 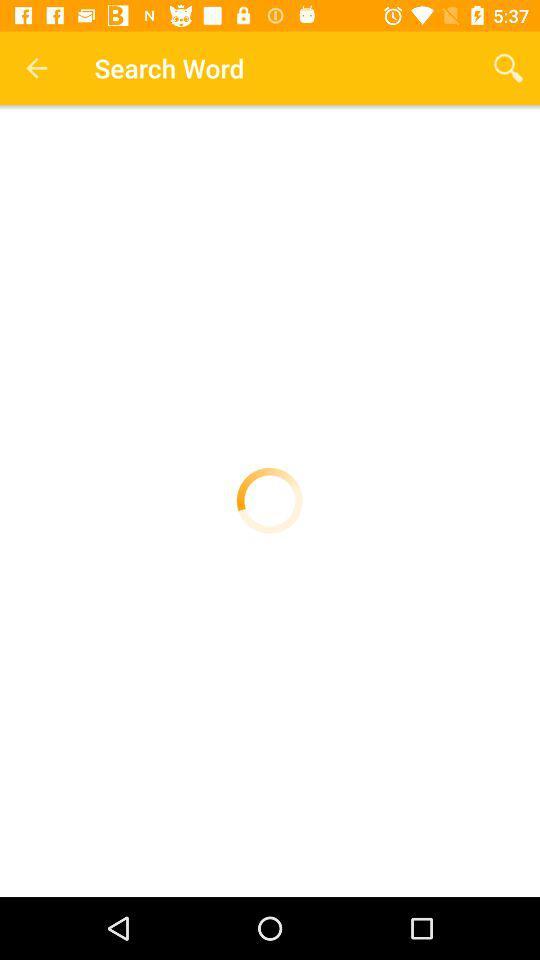 What do you see at coordinates (36, 68) in the screenshot?
I see `item next to the search word` at bounding box center [36, 68].